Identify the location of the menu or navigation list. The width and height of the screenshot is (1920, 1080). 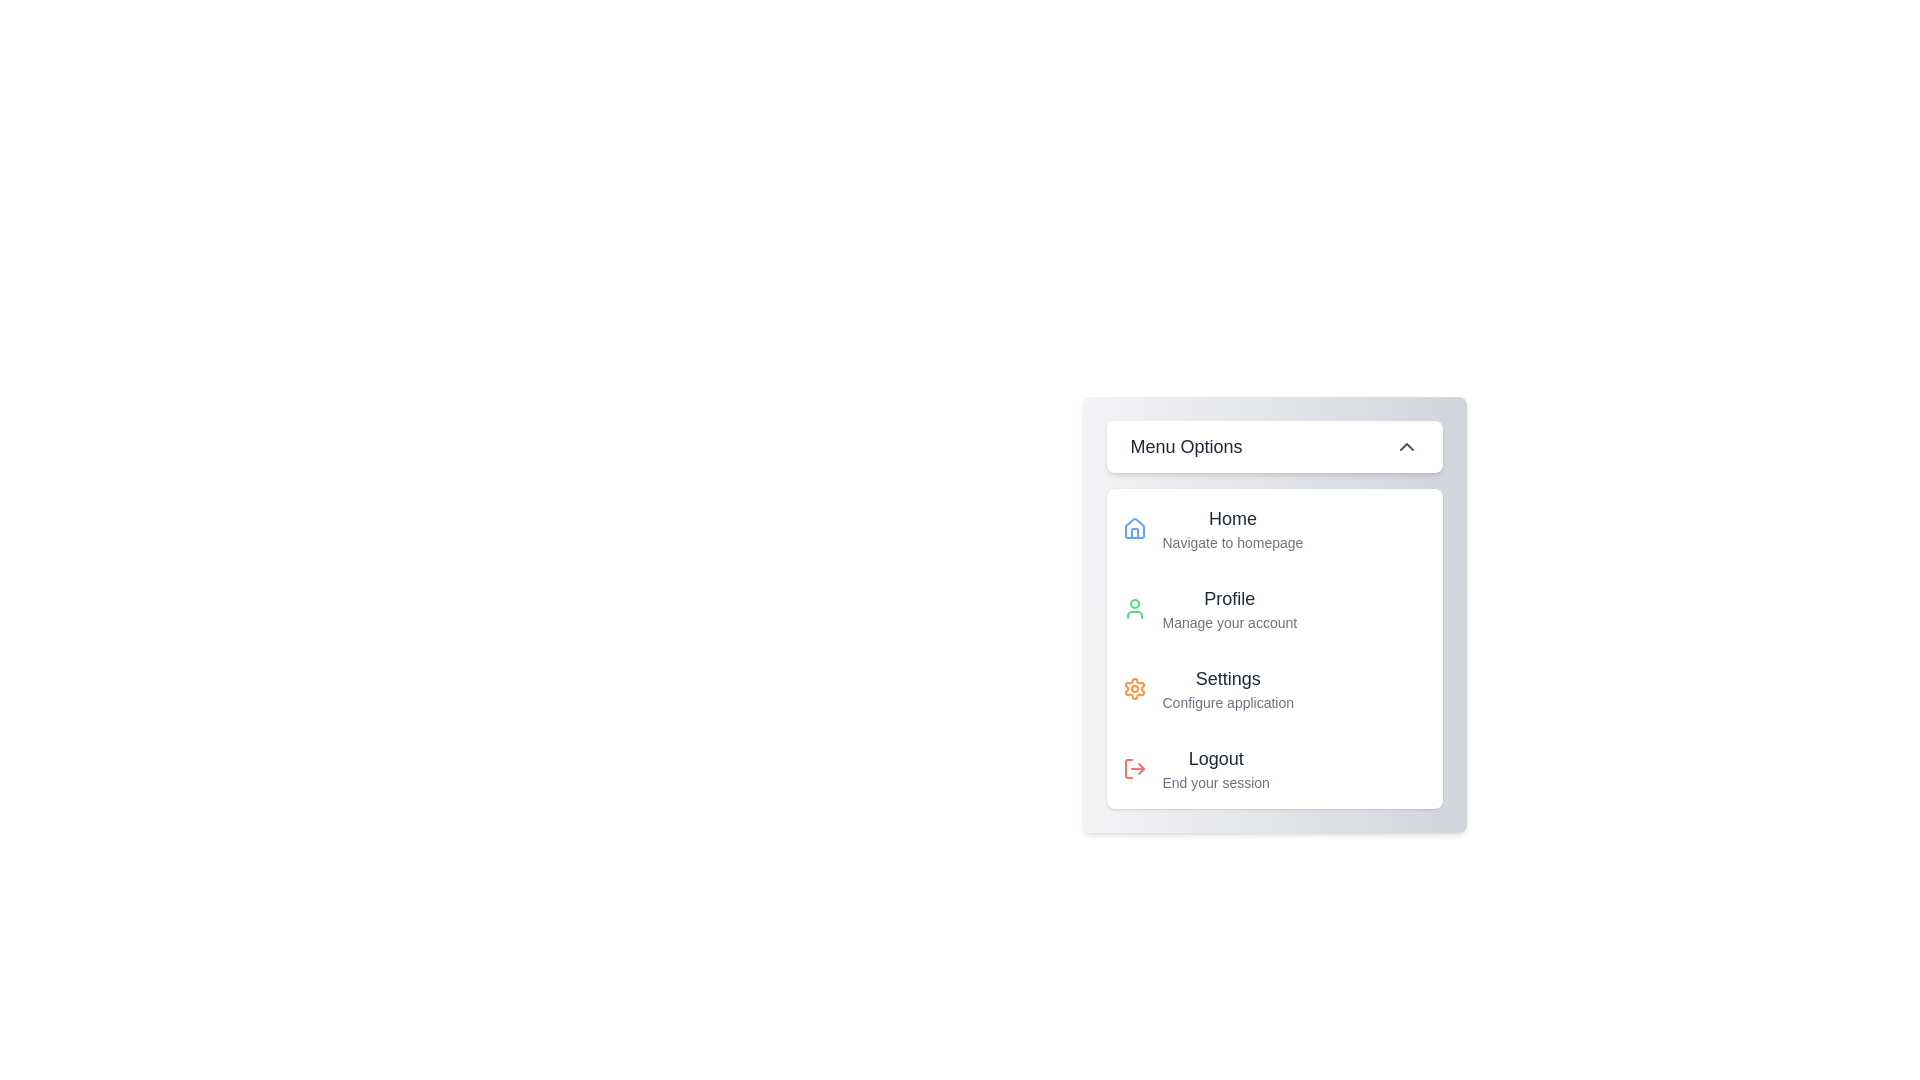
(1273, 648).